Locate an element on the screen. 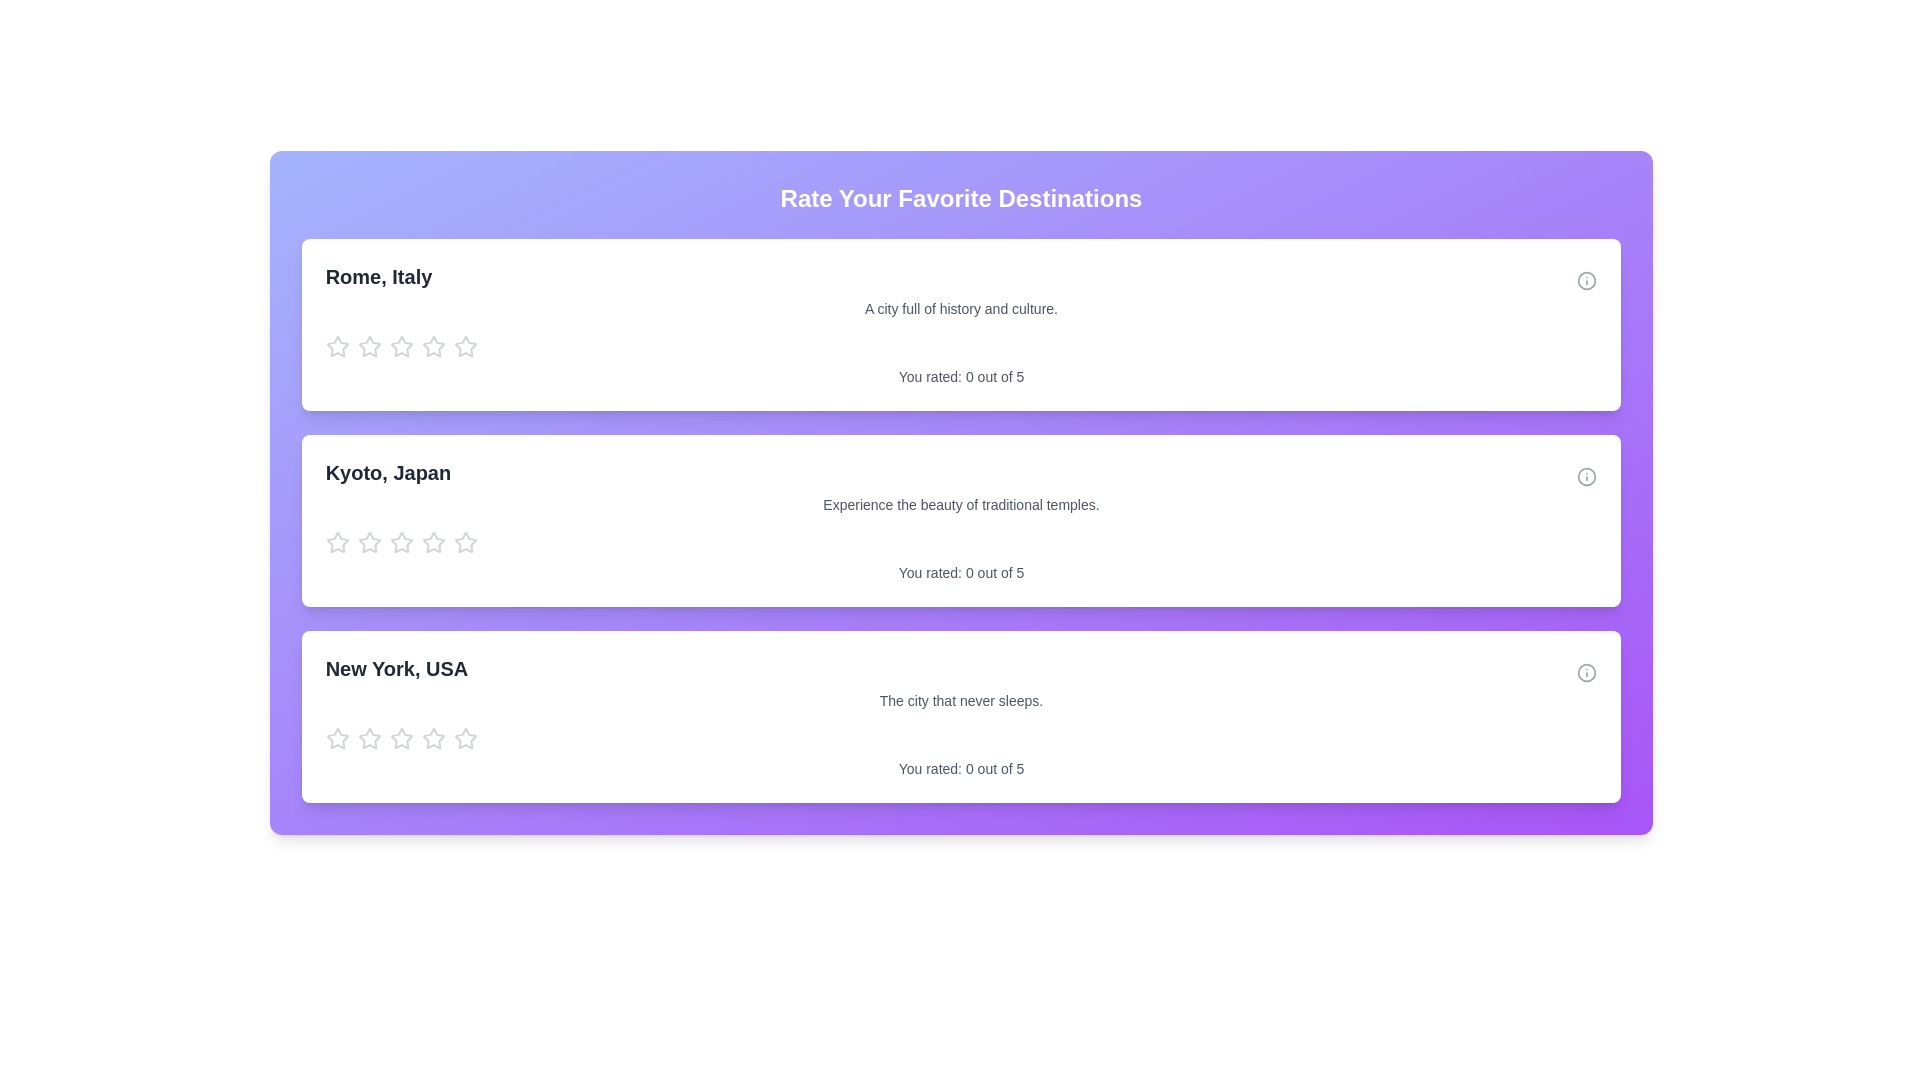  the leftmost star icon used for rating directly below the 'Rome, Italy' title is located at coordinates (337, 345).